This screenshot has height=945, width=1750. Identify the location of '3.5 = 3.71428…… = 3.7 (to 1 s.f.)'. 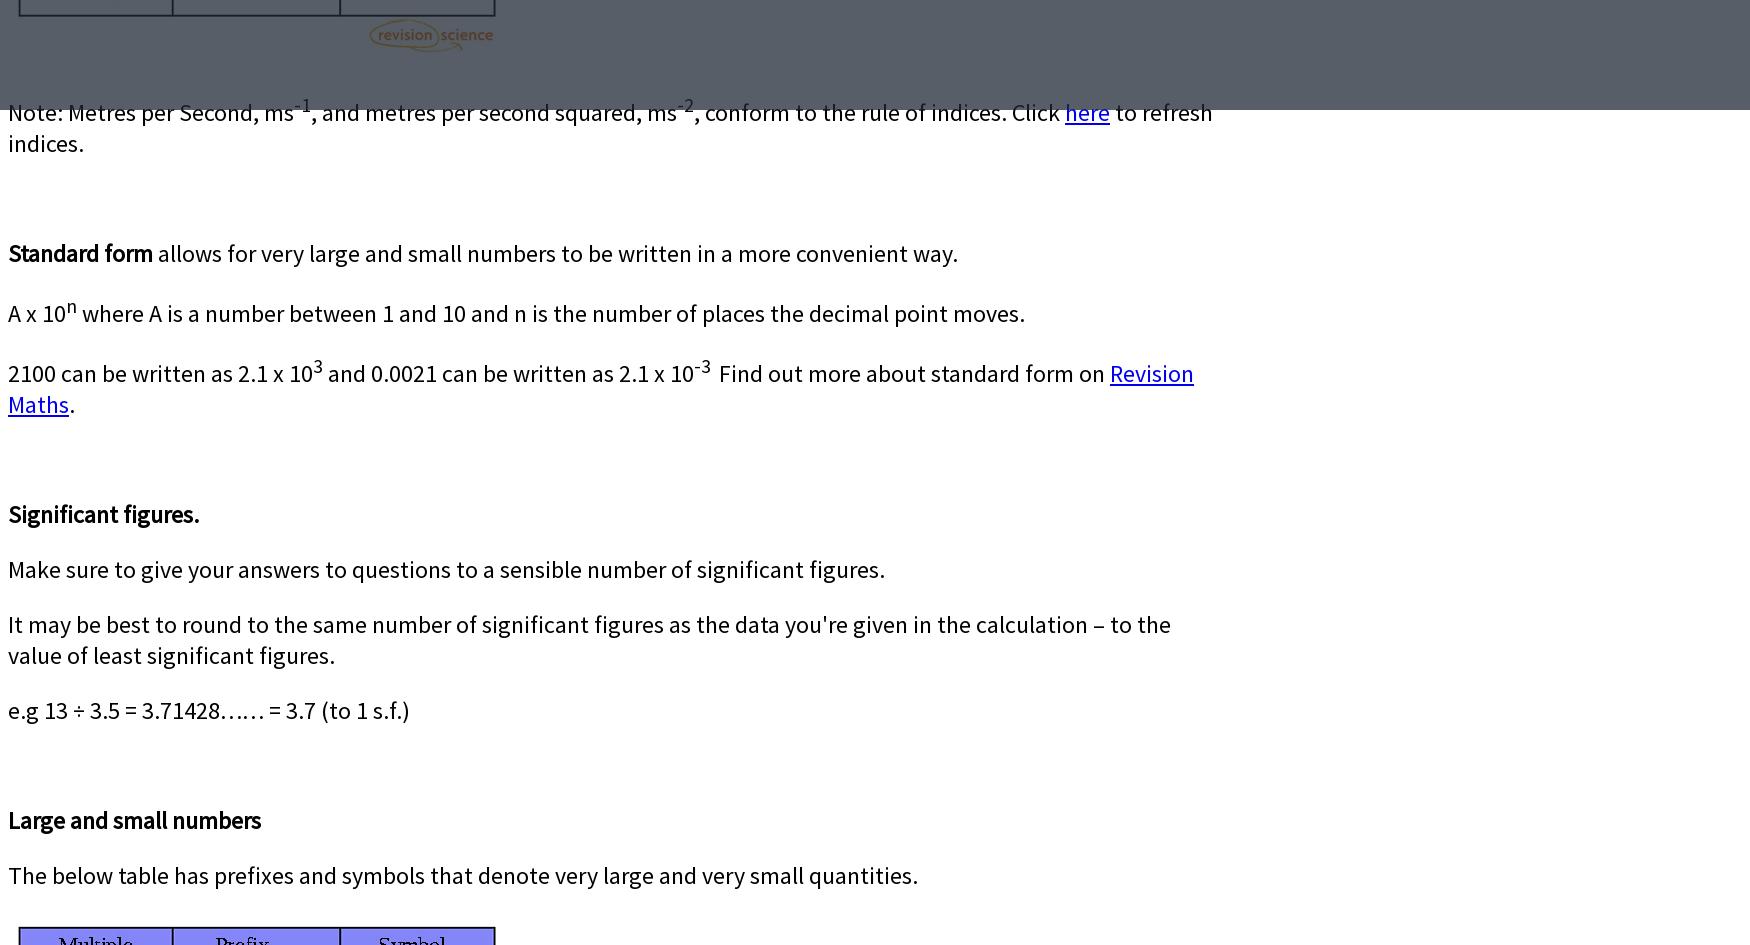
(250, 710).